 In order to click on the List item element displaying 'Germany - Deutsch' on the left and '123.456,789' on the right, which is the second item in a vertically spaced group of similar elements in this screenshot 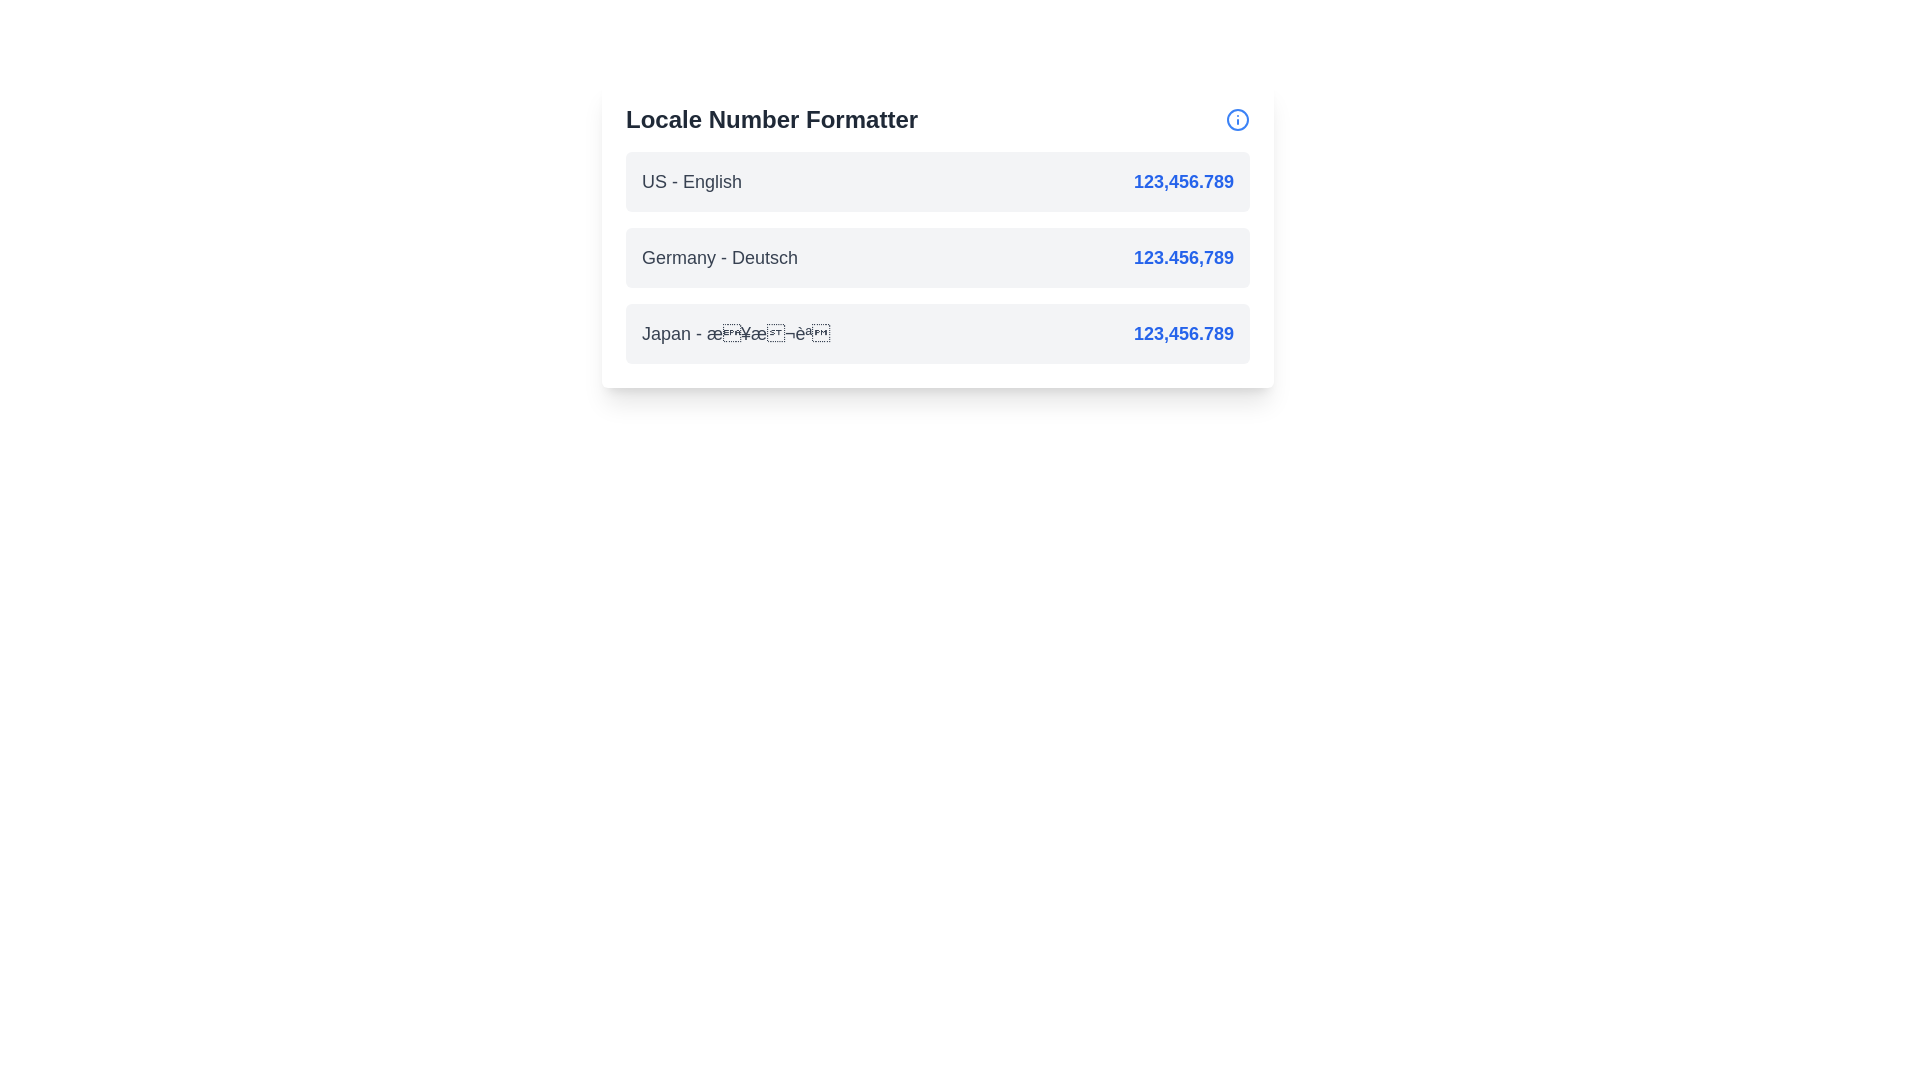, I will do `click(936, 257)`.